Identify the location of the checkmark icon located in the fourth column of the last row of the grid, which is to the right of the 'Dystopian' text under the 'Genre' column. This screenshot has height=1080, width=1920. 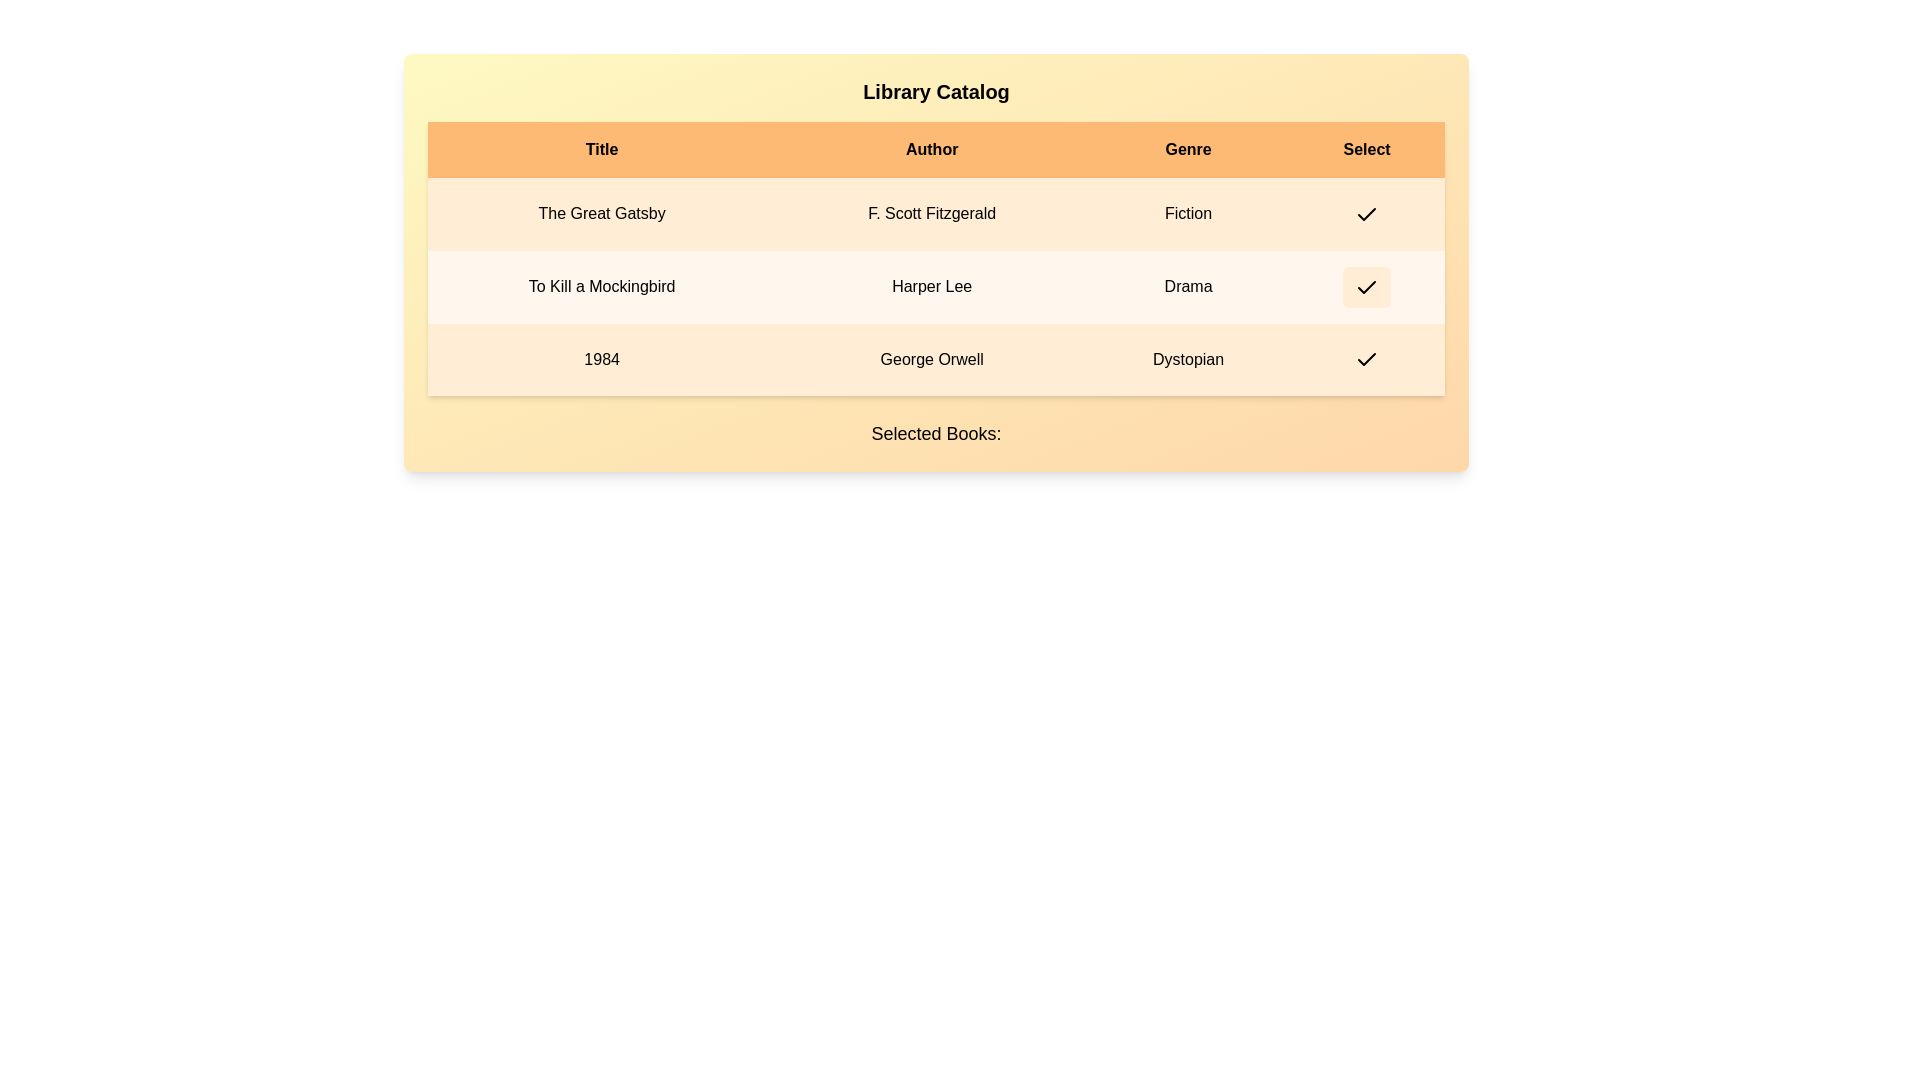
(1366, 358).